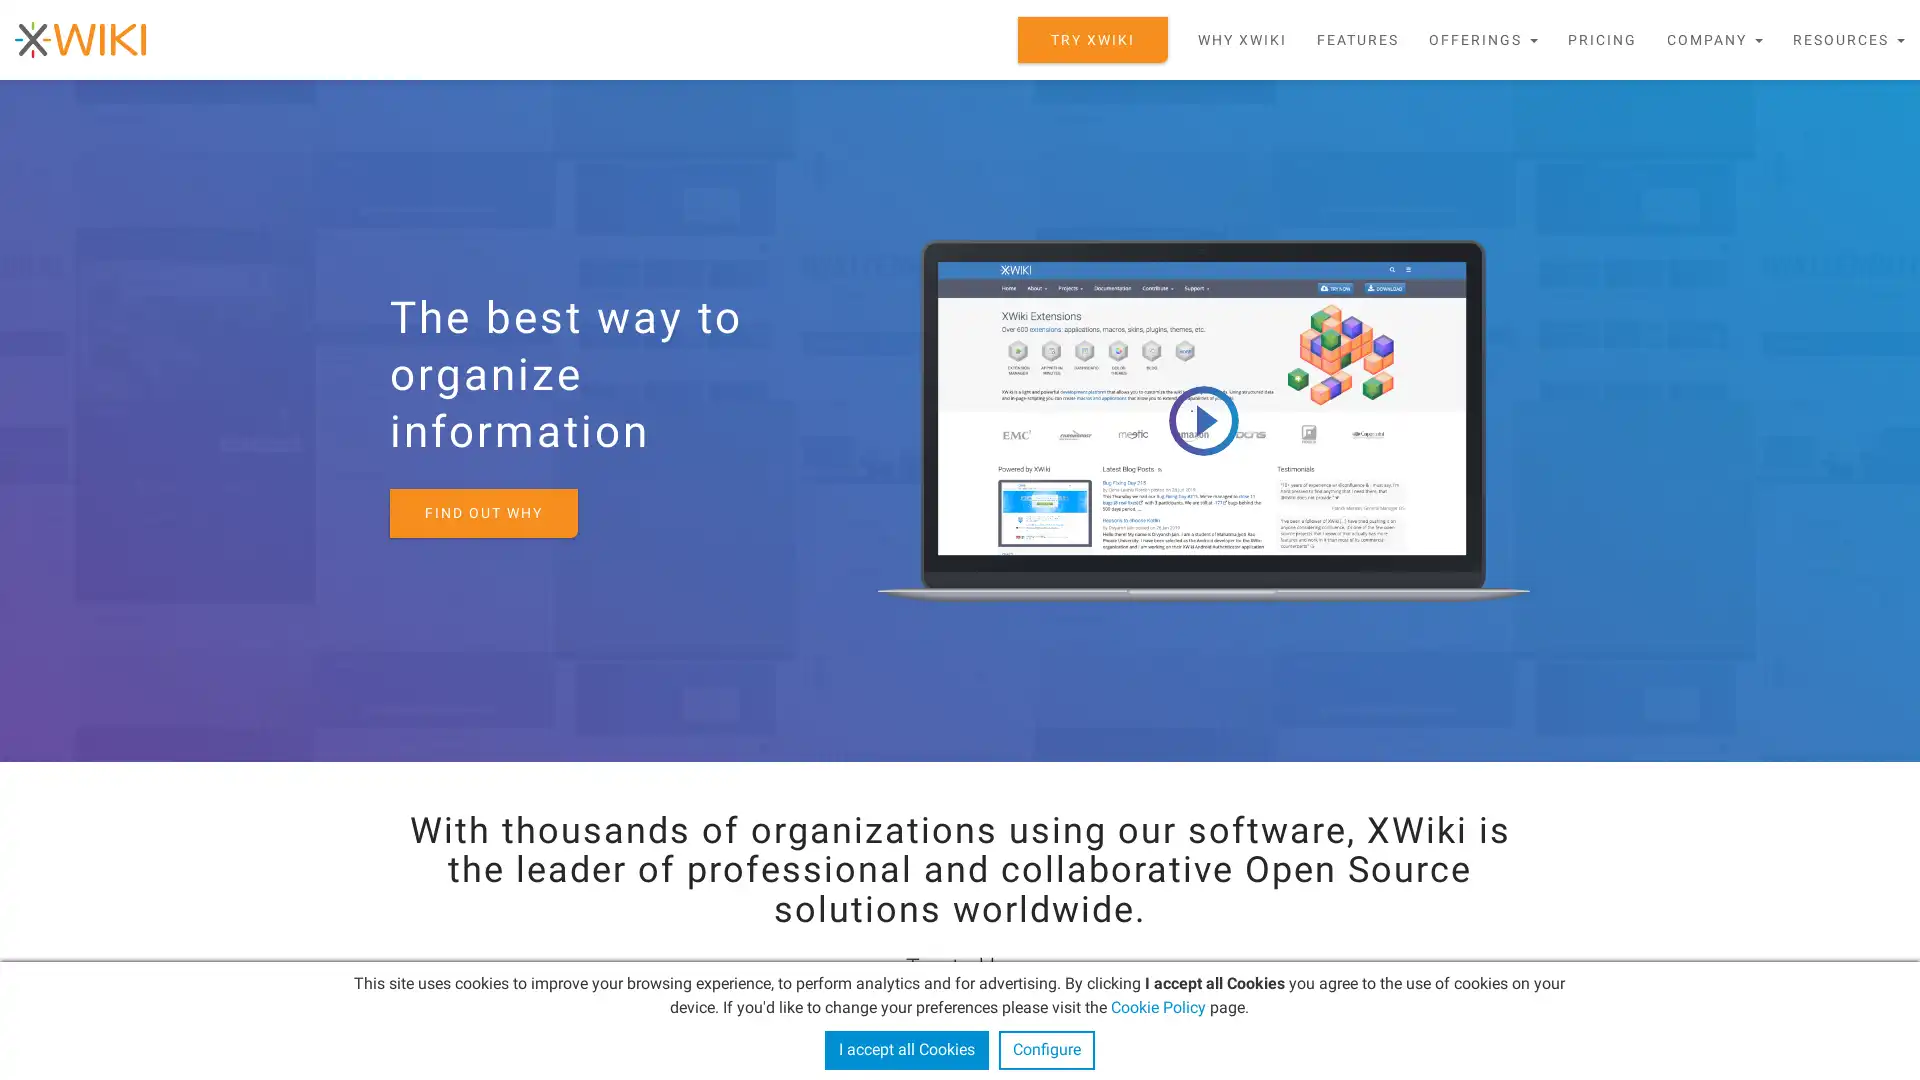  What do you see at coordinates (905, 1049) in the screenshot?
I see `I accept all Cookies` at bounding box center [905, 1049].